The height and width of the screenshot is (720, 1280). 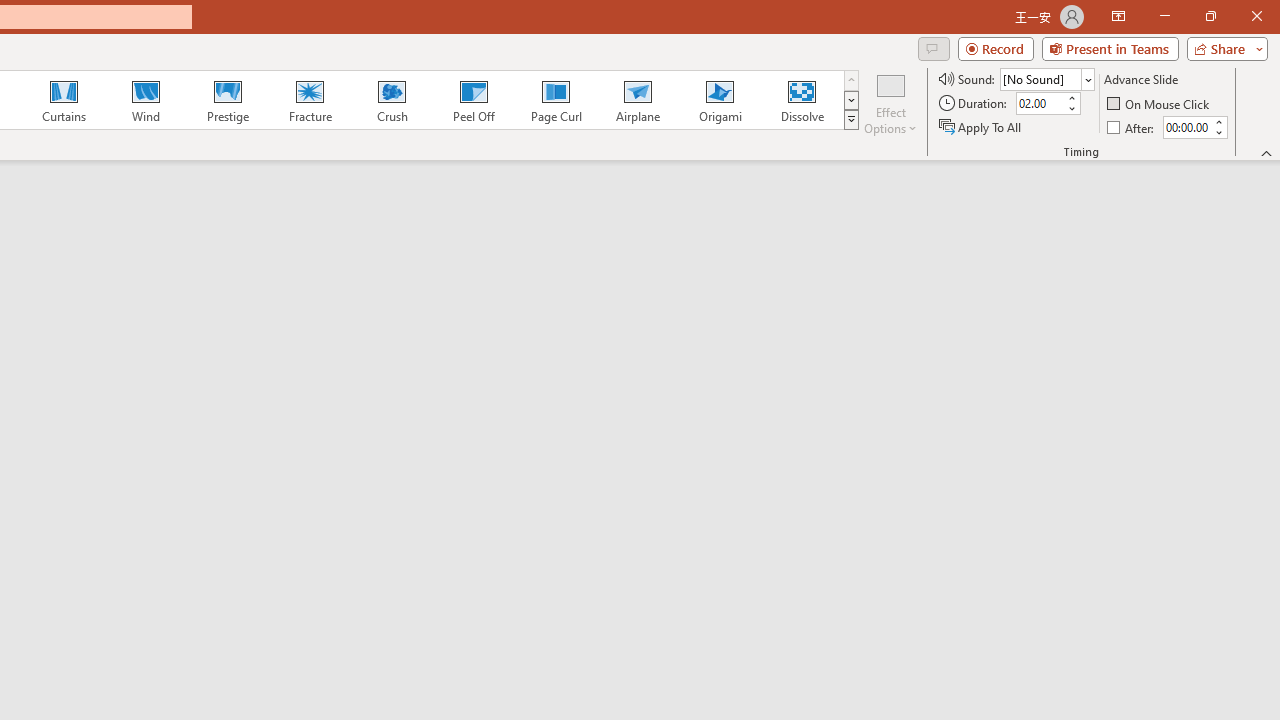 What do you see at coordinates (472, 100) in the screenshot?
I see `'Peel Off'` at bounding box center [472, 100].